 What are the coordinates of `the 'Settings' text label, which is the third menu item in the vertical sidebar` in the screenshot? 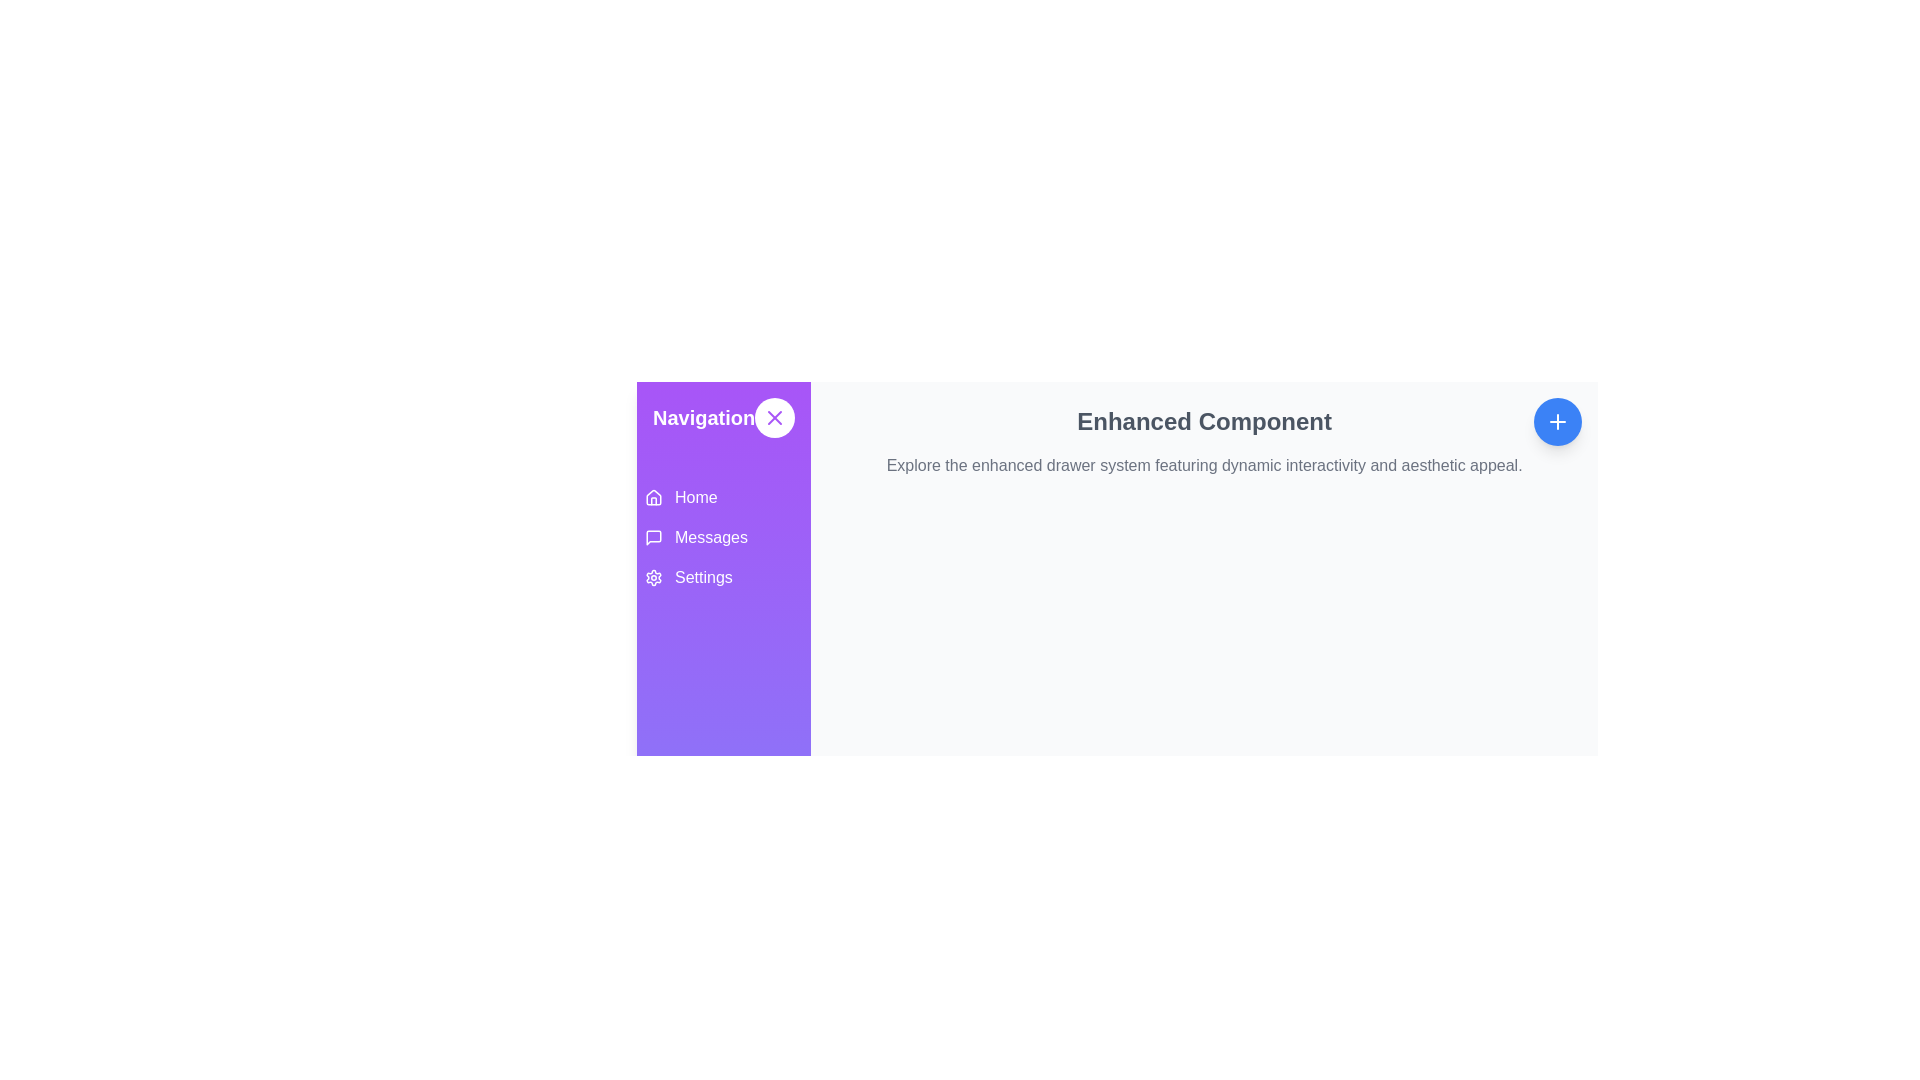 It's located at (703, 578).